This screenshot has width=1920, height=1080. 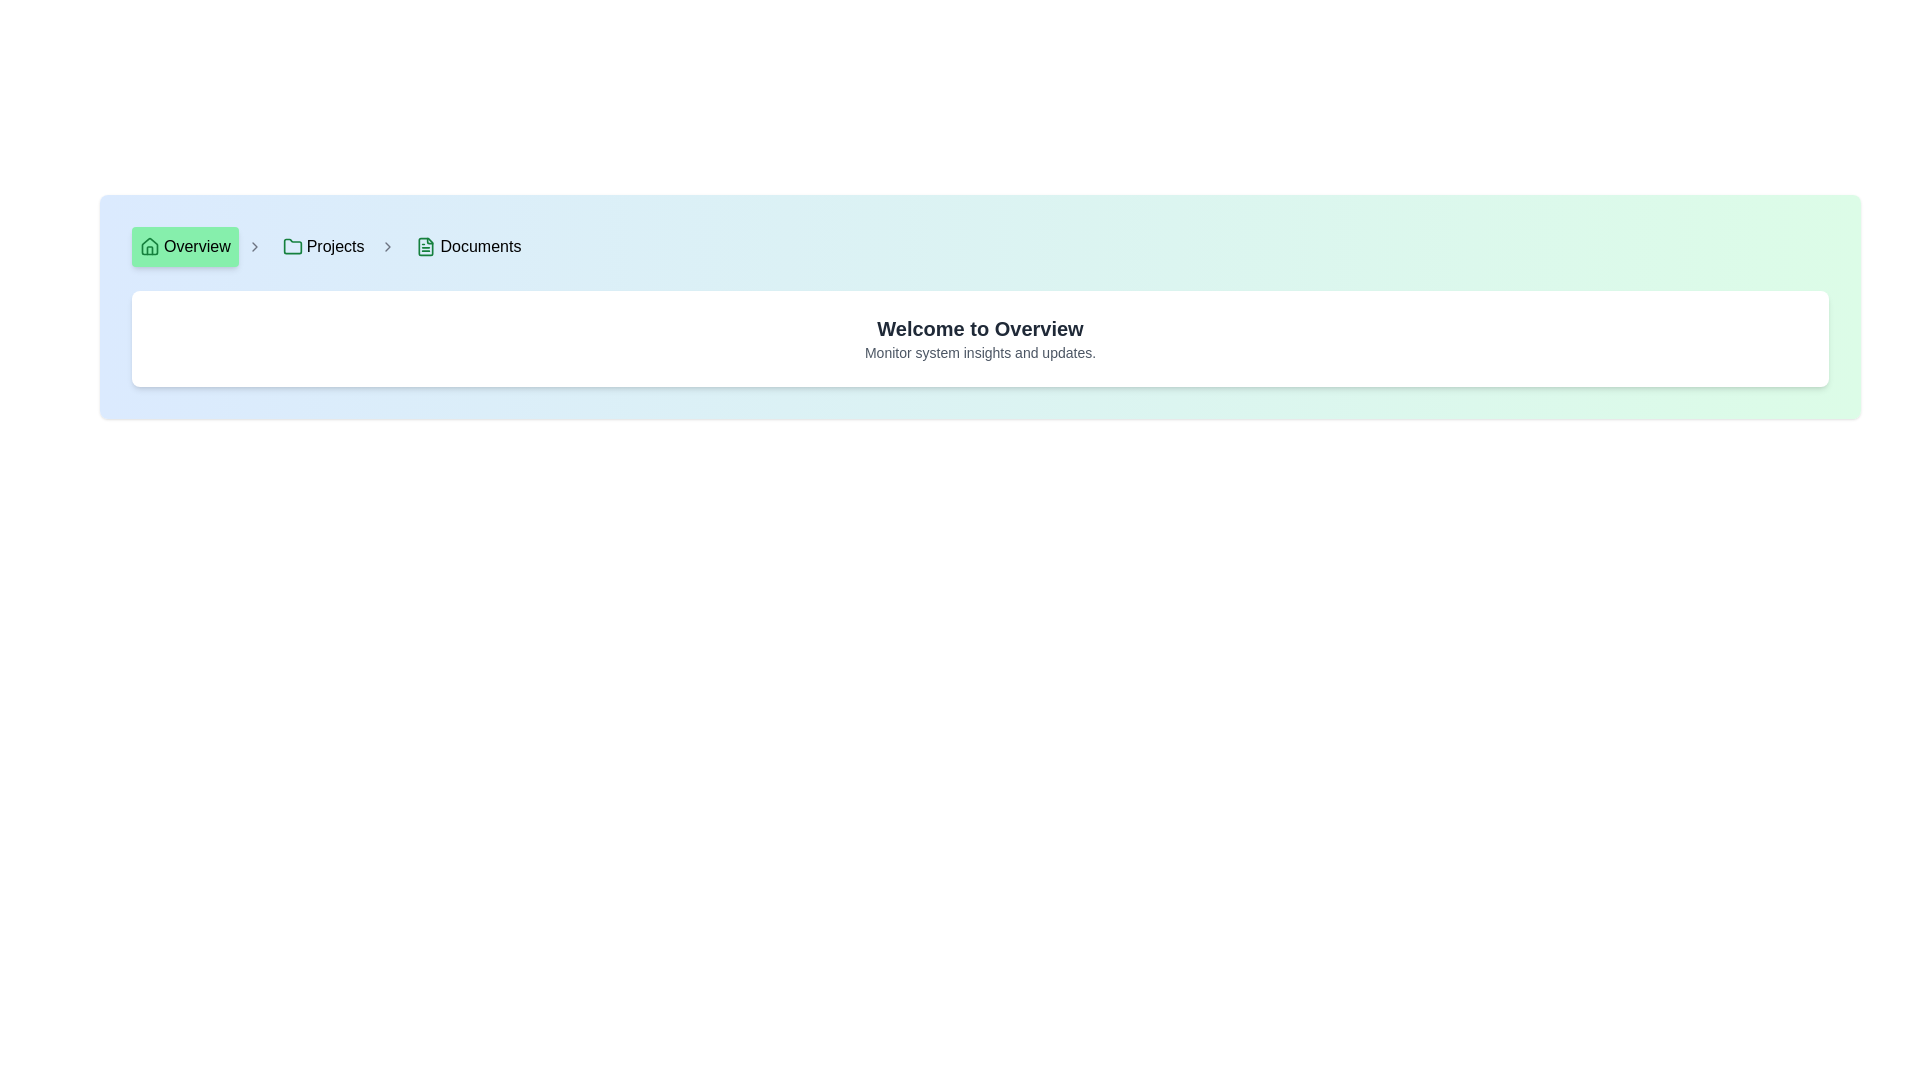 What do you see at coordinates (480, 245) in the screenshot?
I see `the 'Documents' text label located in the breadcrumb navigation bar, positioned to the right of the document icon` at bounding box center [480, 245].